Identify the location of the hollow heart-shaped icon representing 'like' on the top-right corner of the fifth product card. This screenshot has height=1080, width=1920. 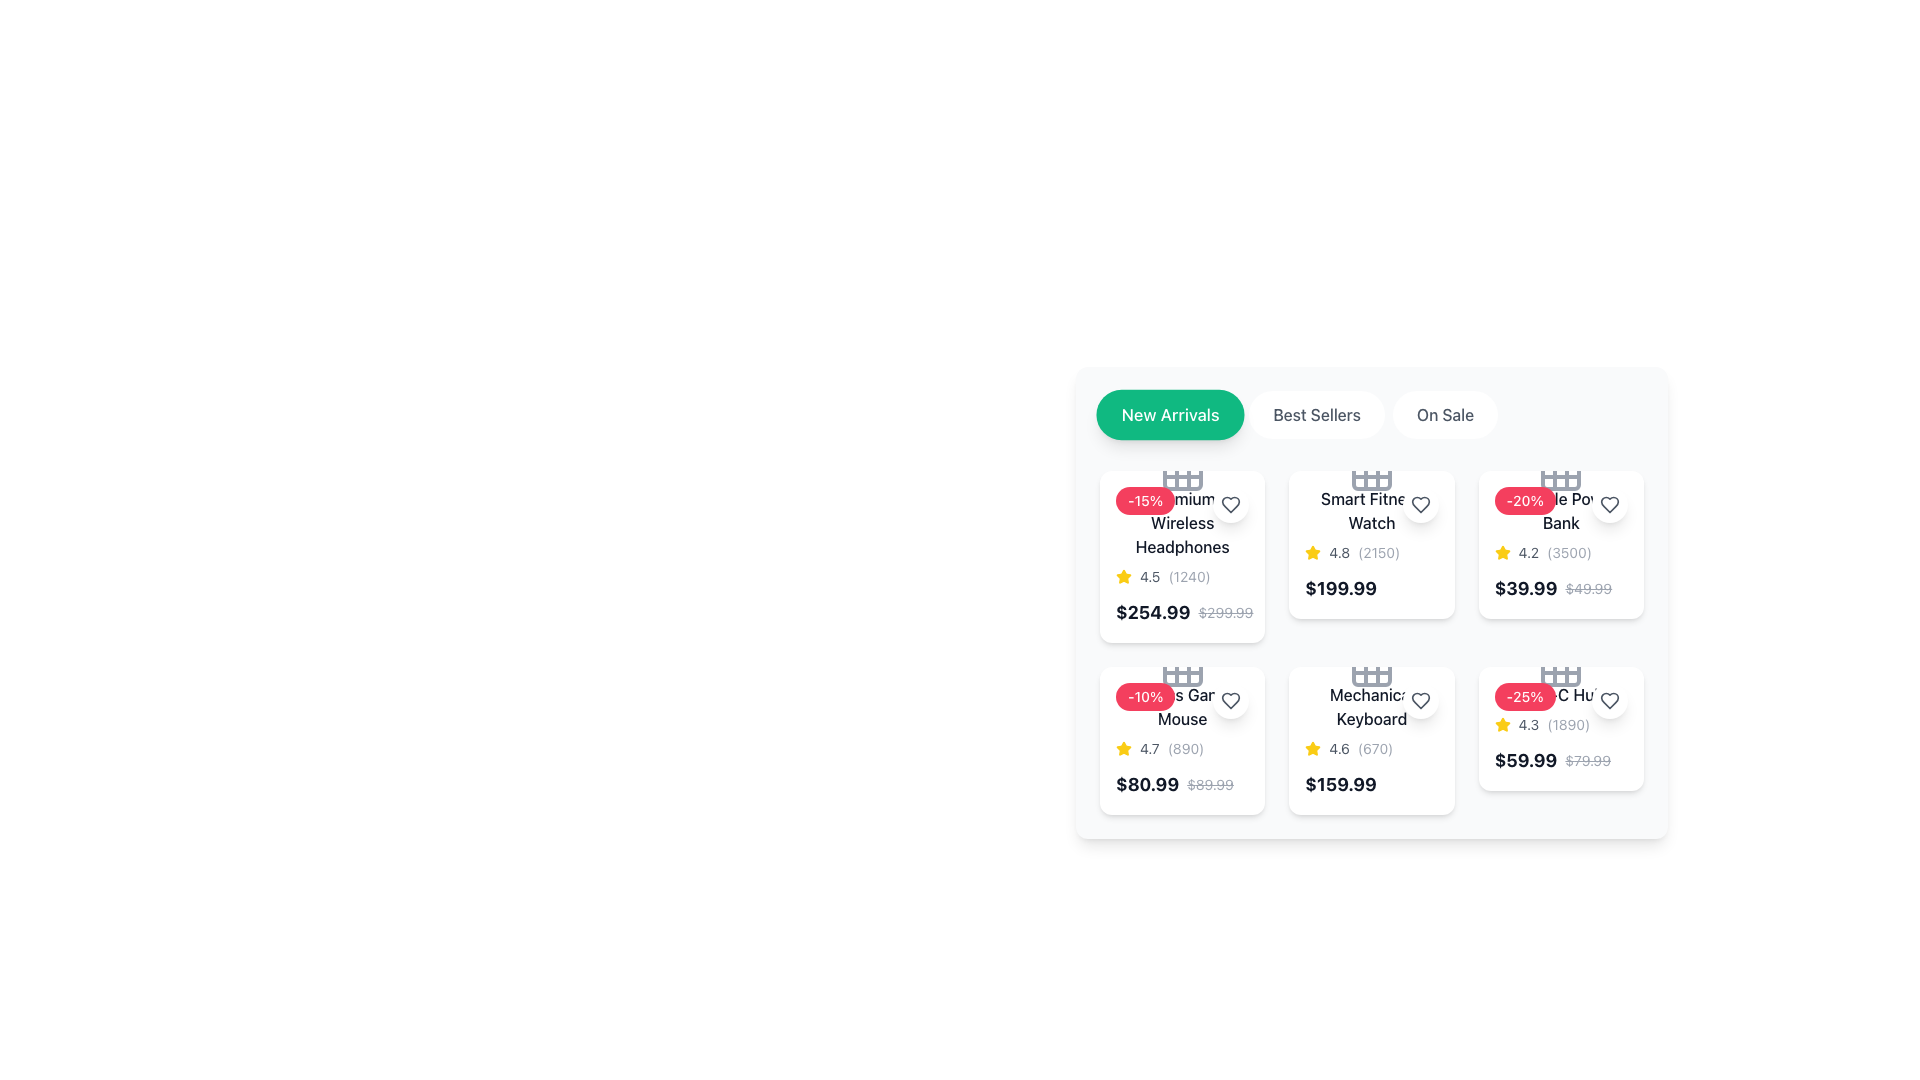
(1419, 700).